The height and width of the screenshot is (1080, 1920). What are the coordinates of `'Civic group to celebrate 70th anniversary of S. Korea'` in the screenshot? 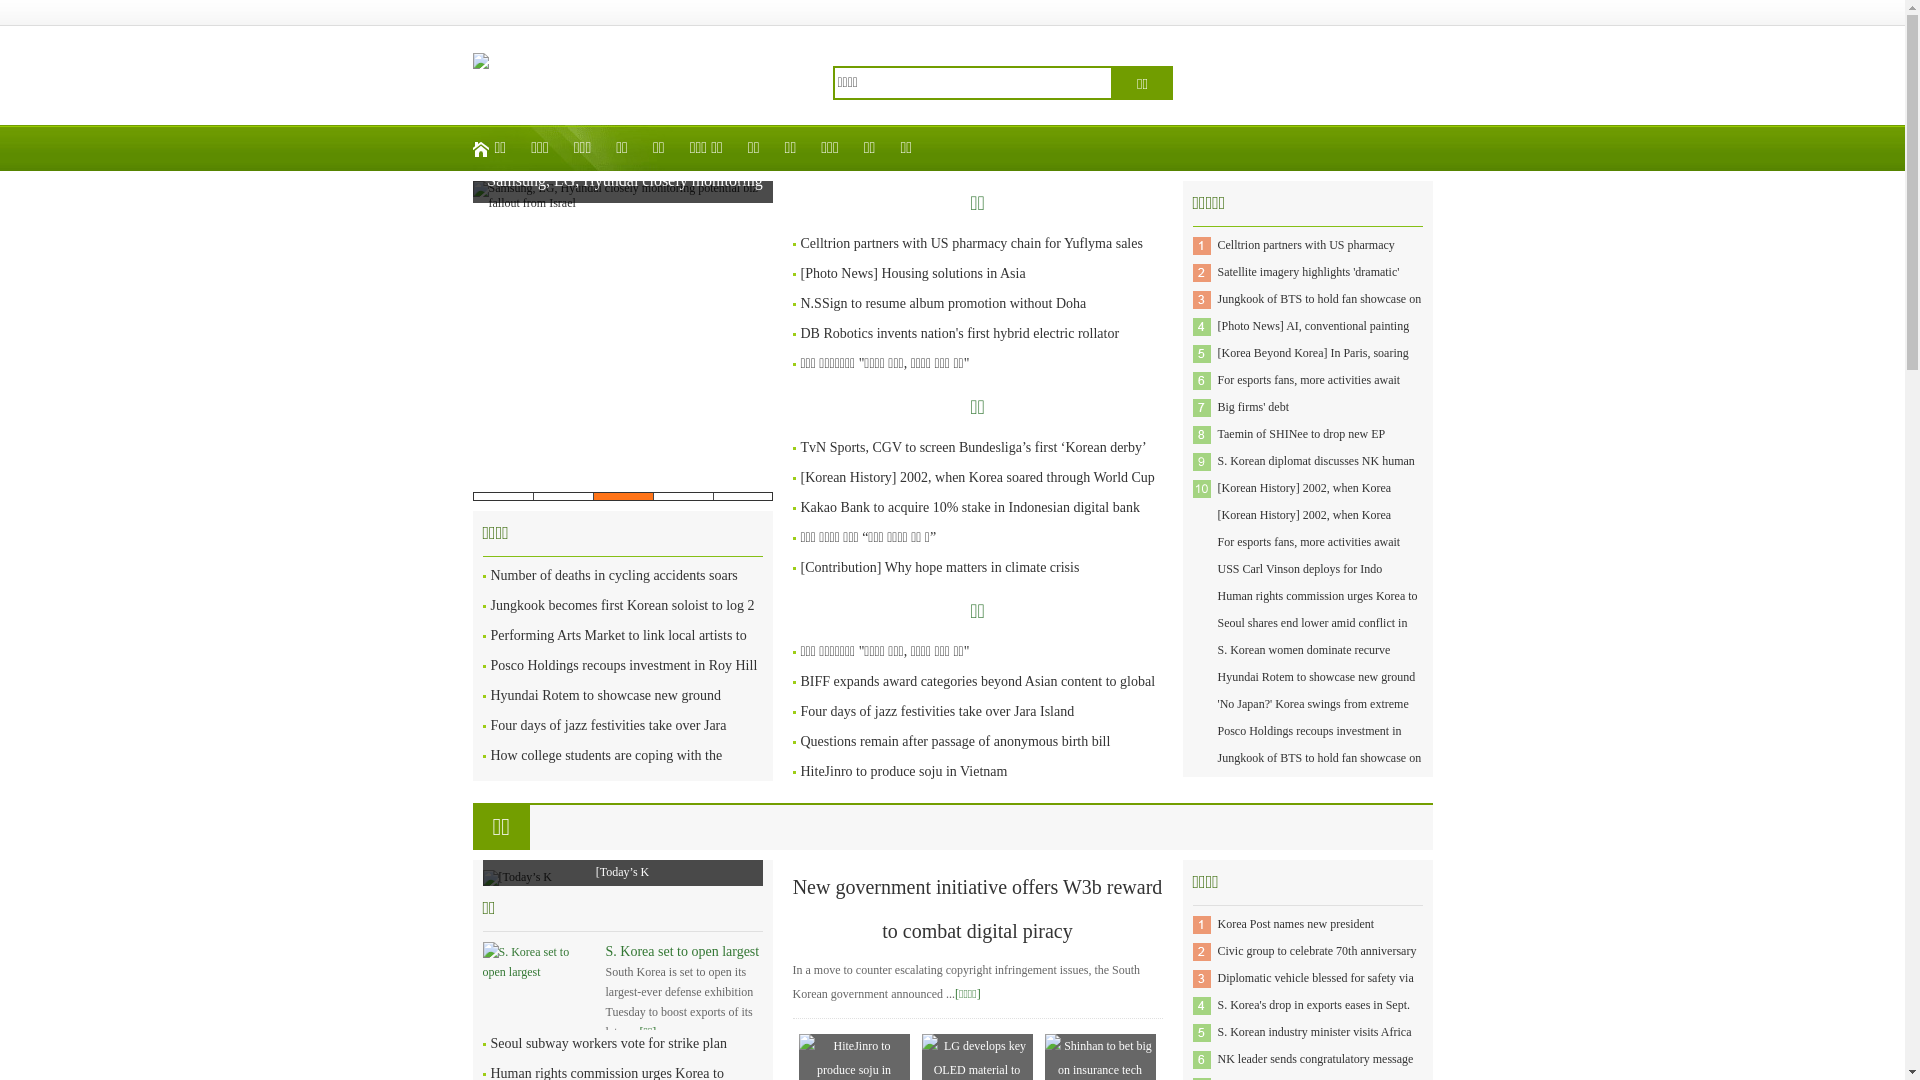 It's located at (1317, 963).